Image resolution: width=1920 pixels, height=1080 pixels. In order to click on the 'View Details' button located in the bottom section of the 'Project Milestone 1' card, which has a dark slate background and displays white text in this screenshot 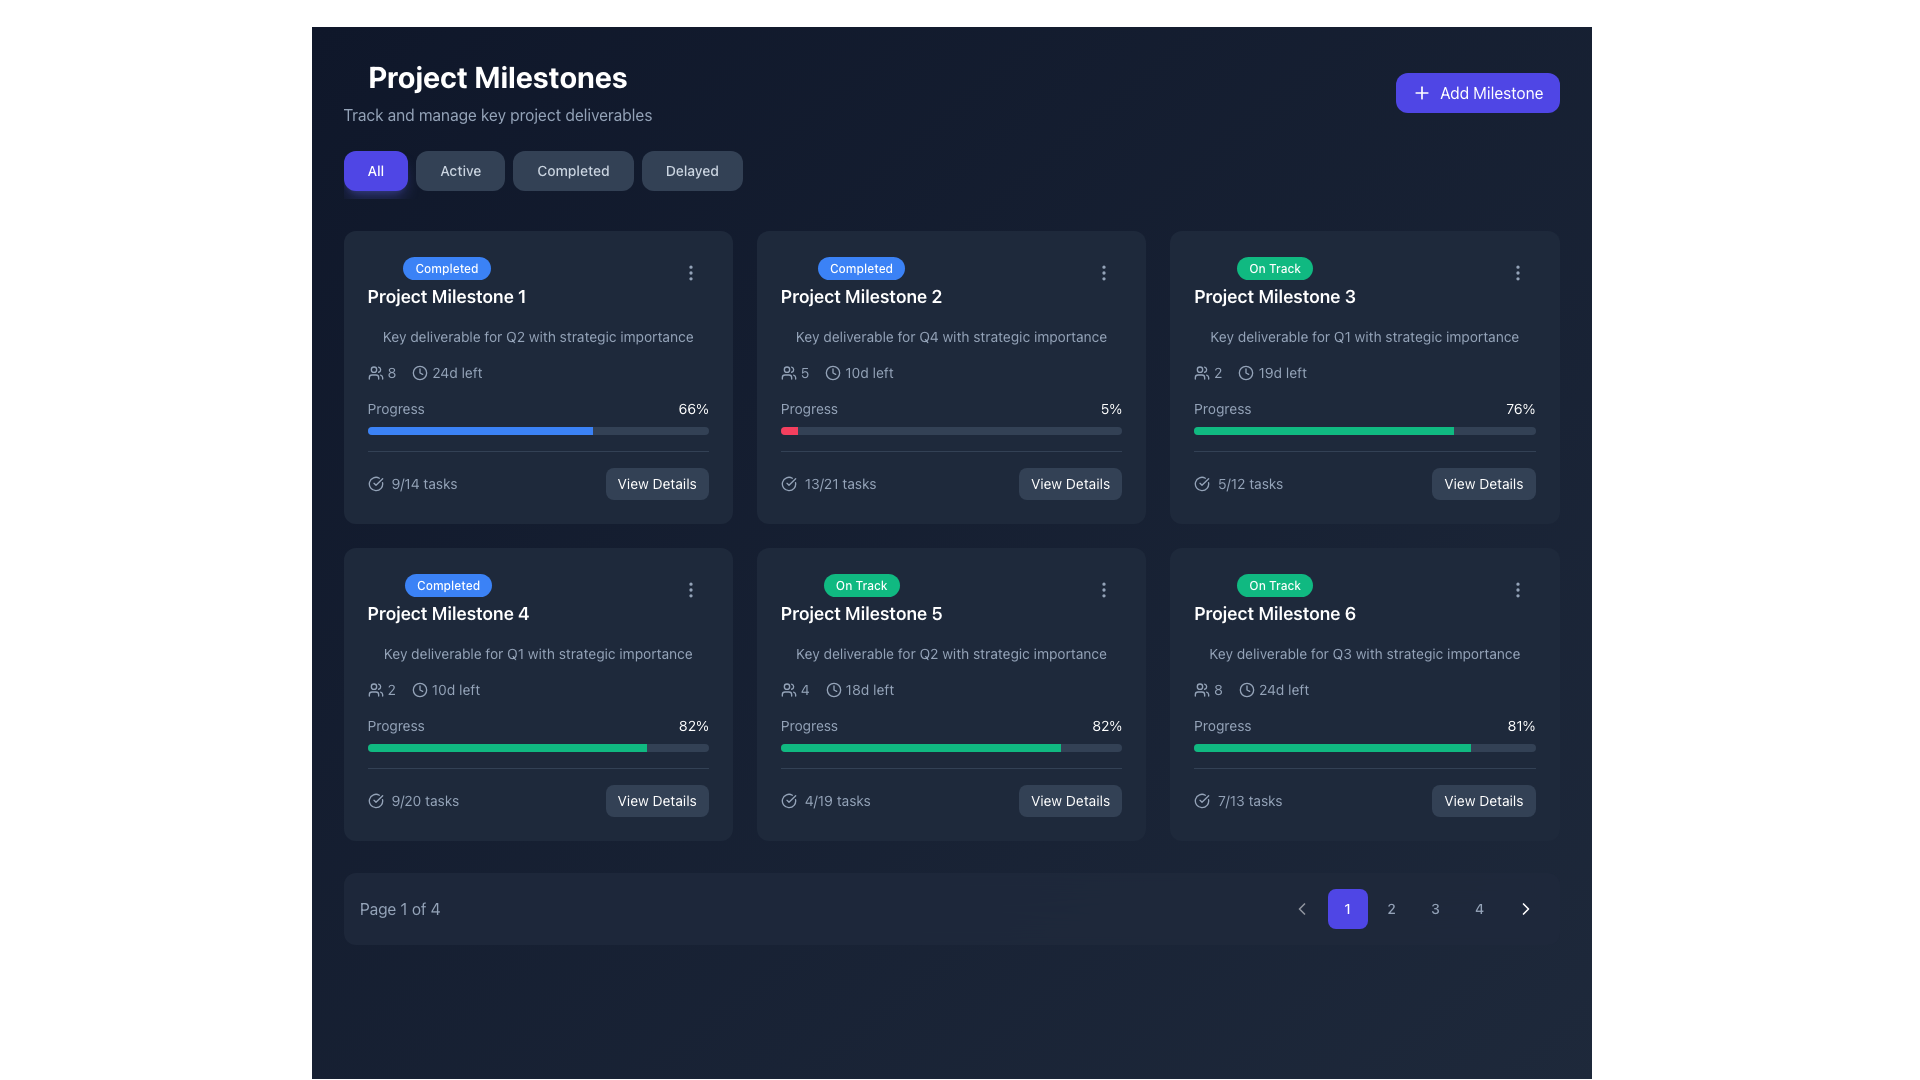, I will do `click(657, 483)`.